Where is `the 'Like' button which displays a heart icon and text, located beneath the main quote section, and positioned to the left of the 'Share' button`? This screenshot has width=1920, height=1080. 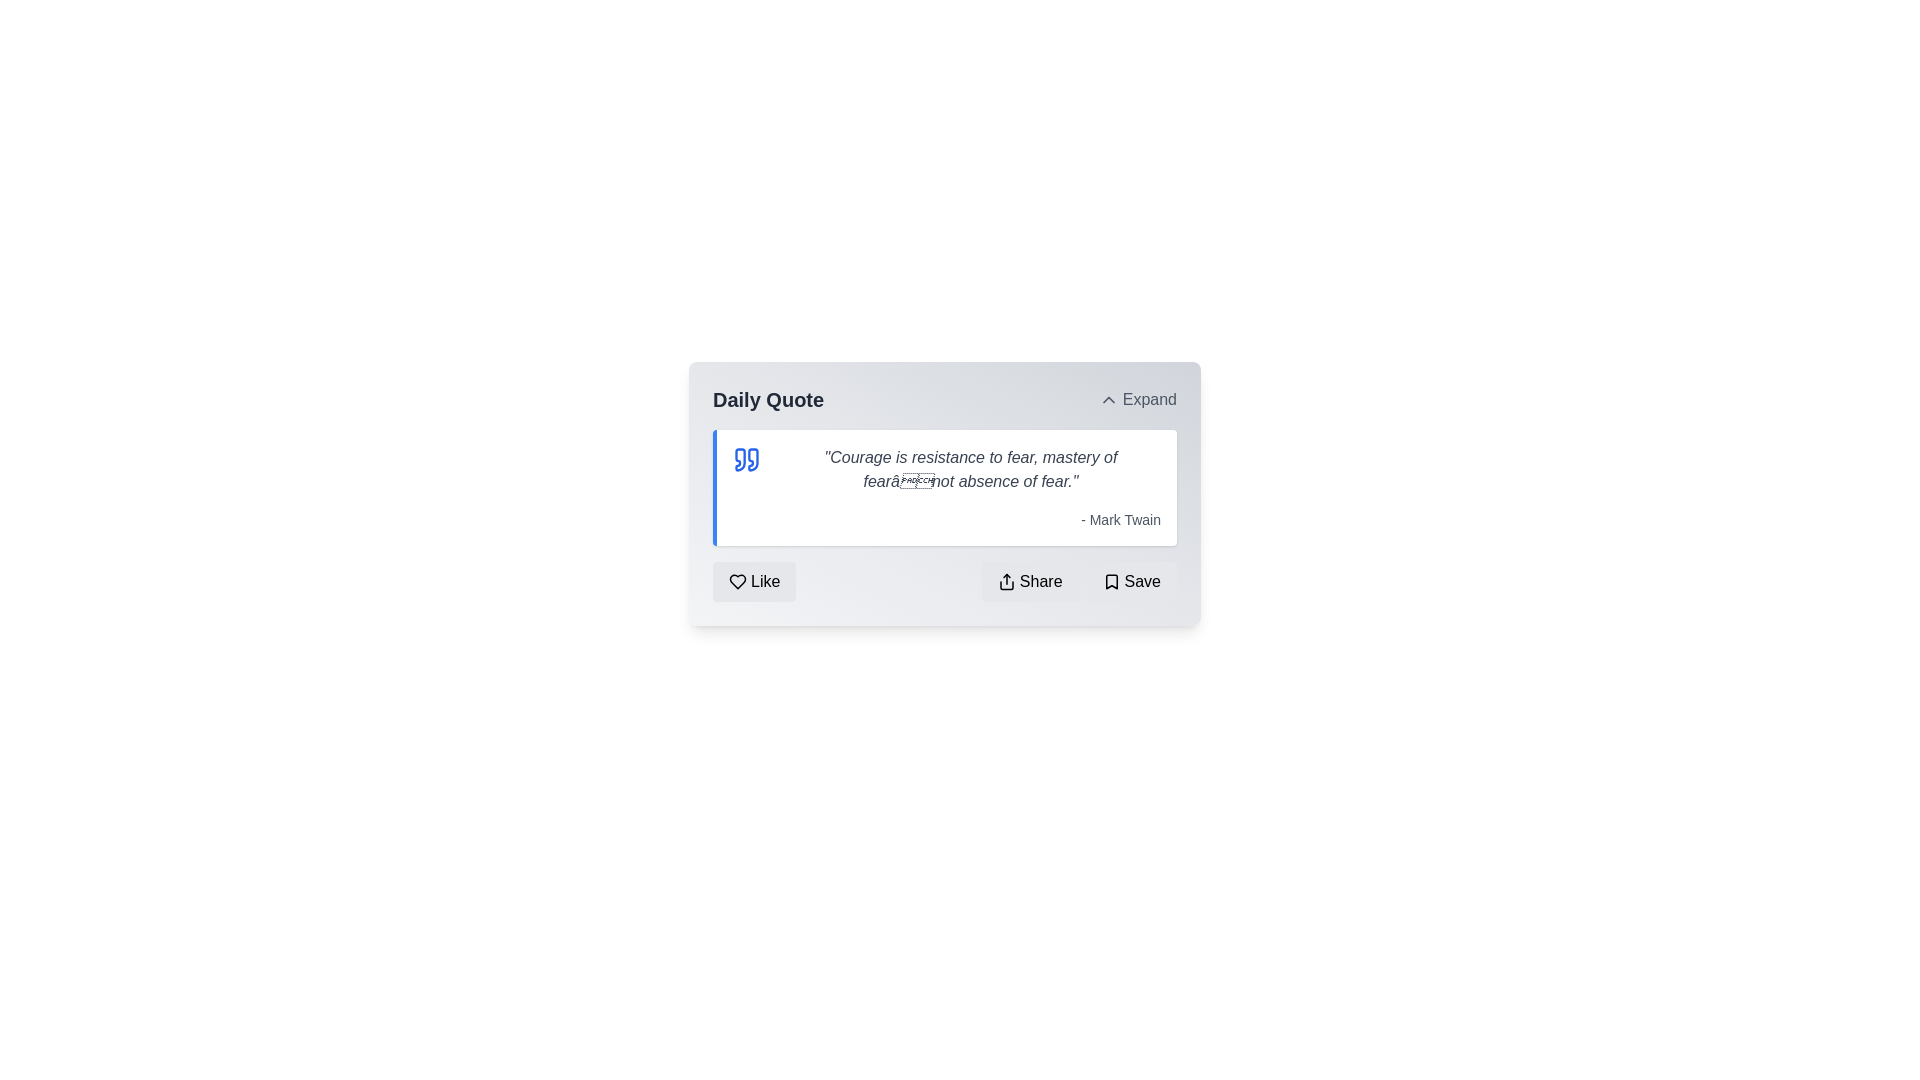 the 'Like' button which displays a heart icon and text, located beneath the main quote section, and positioned to the left of the 'Share' button is located at coordinates (753, 582).